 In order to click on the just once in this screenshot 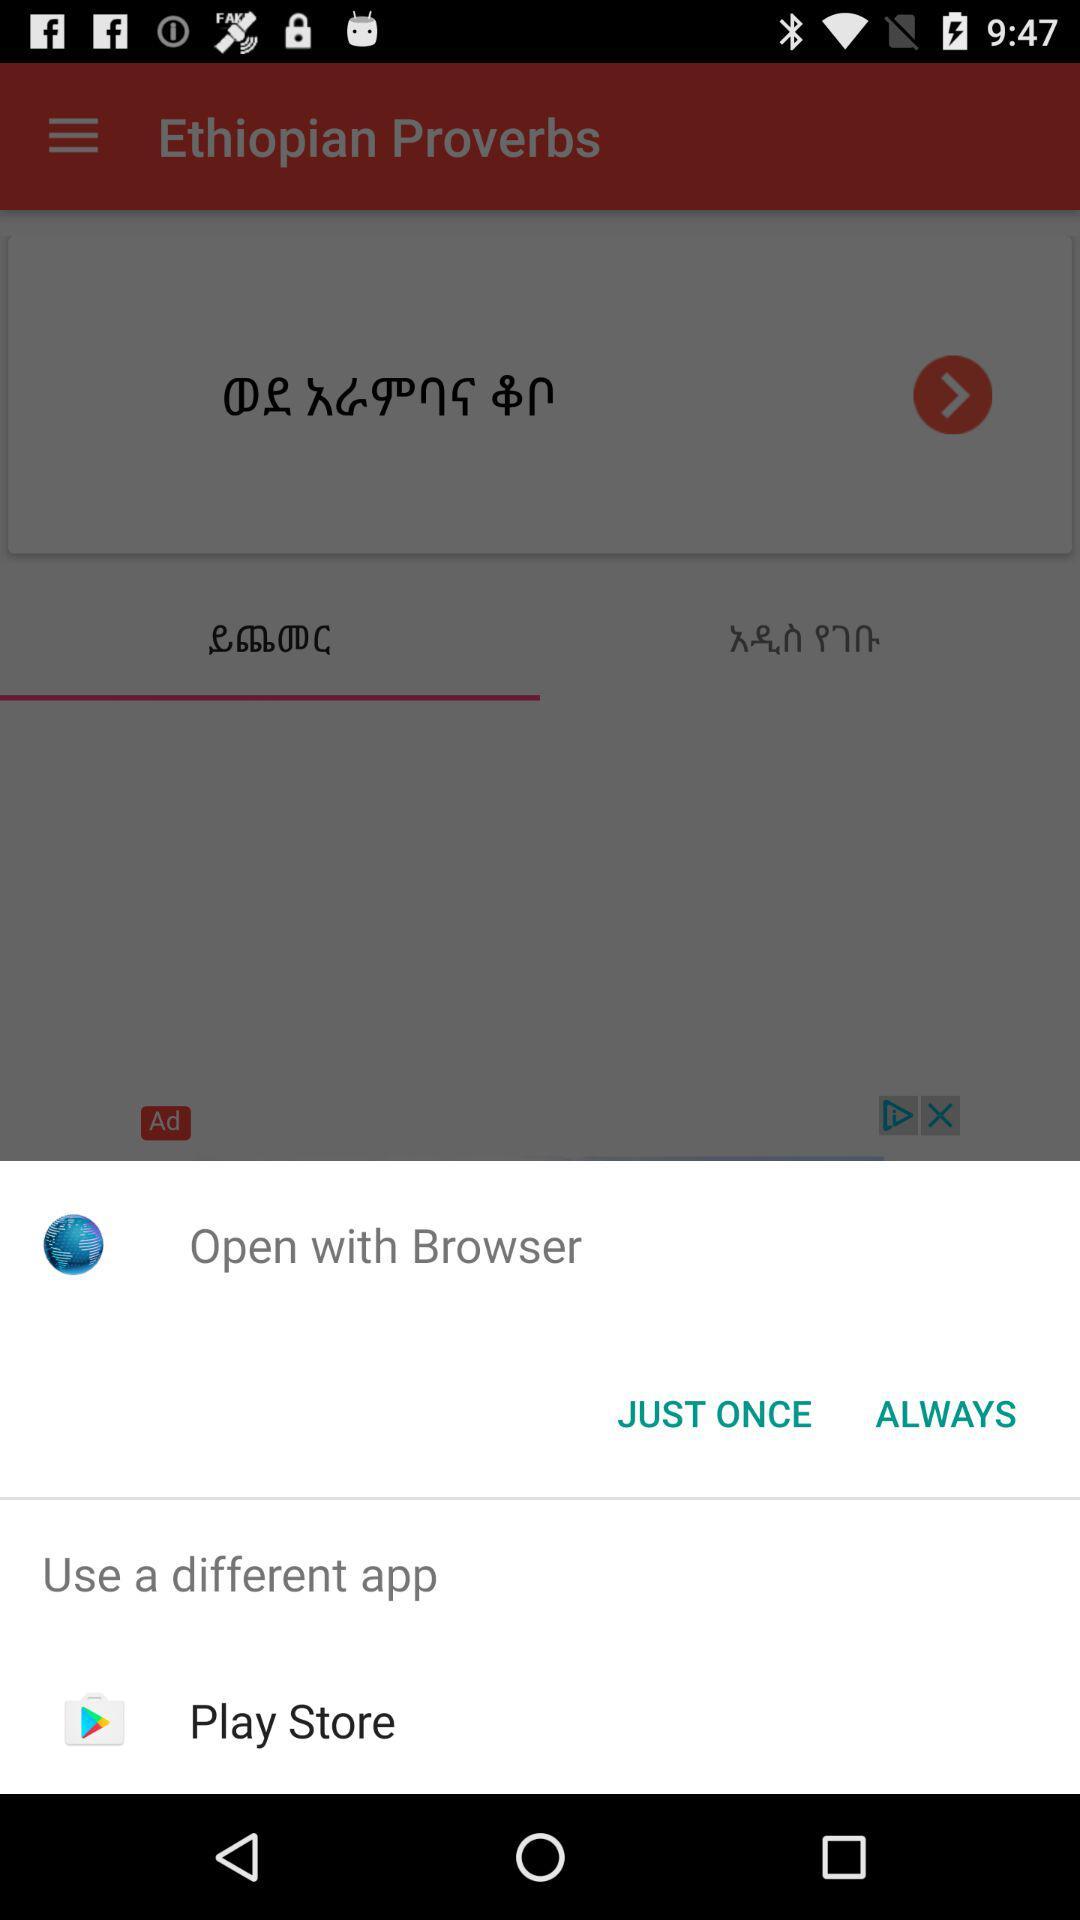, I will do `click(713, 1411)`.